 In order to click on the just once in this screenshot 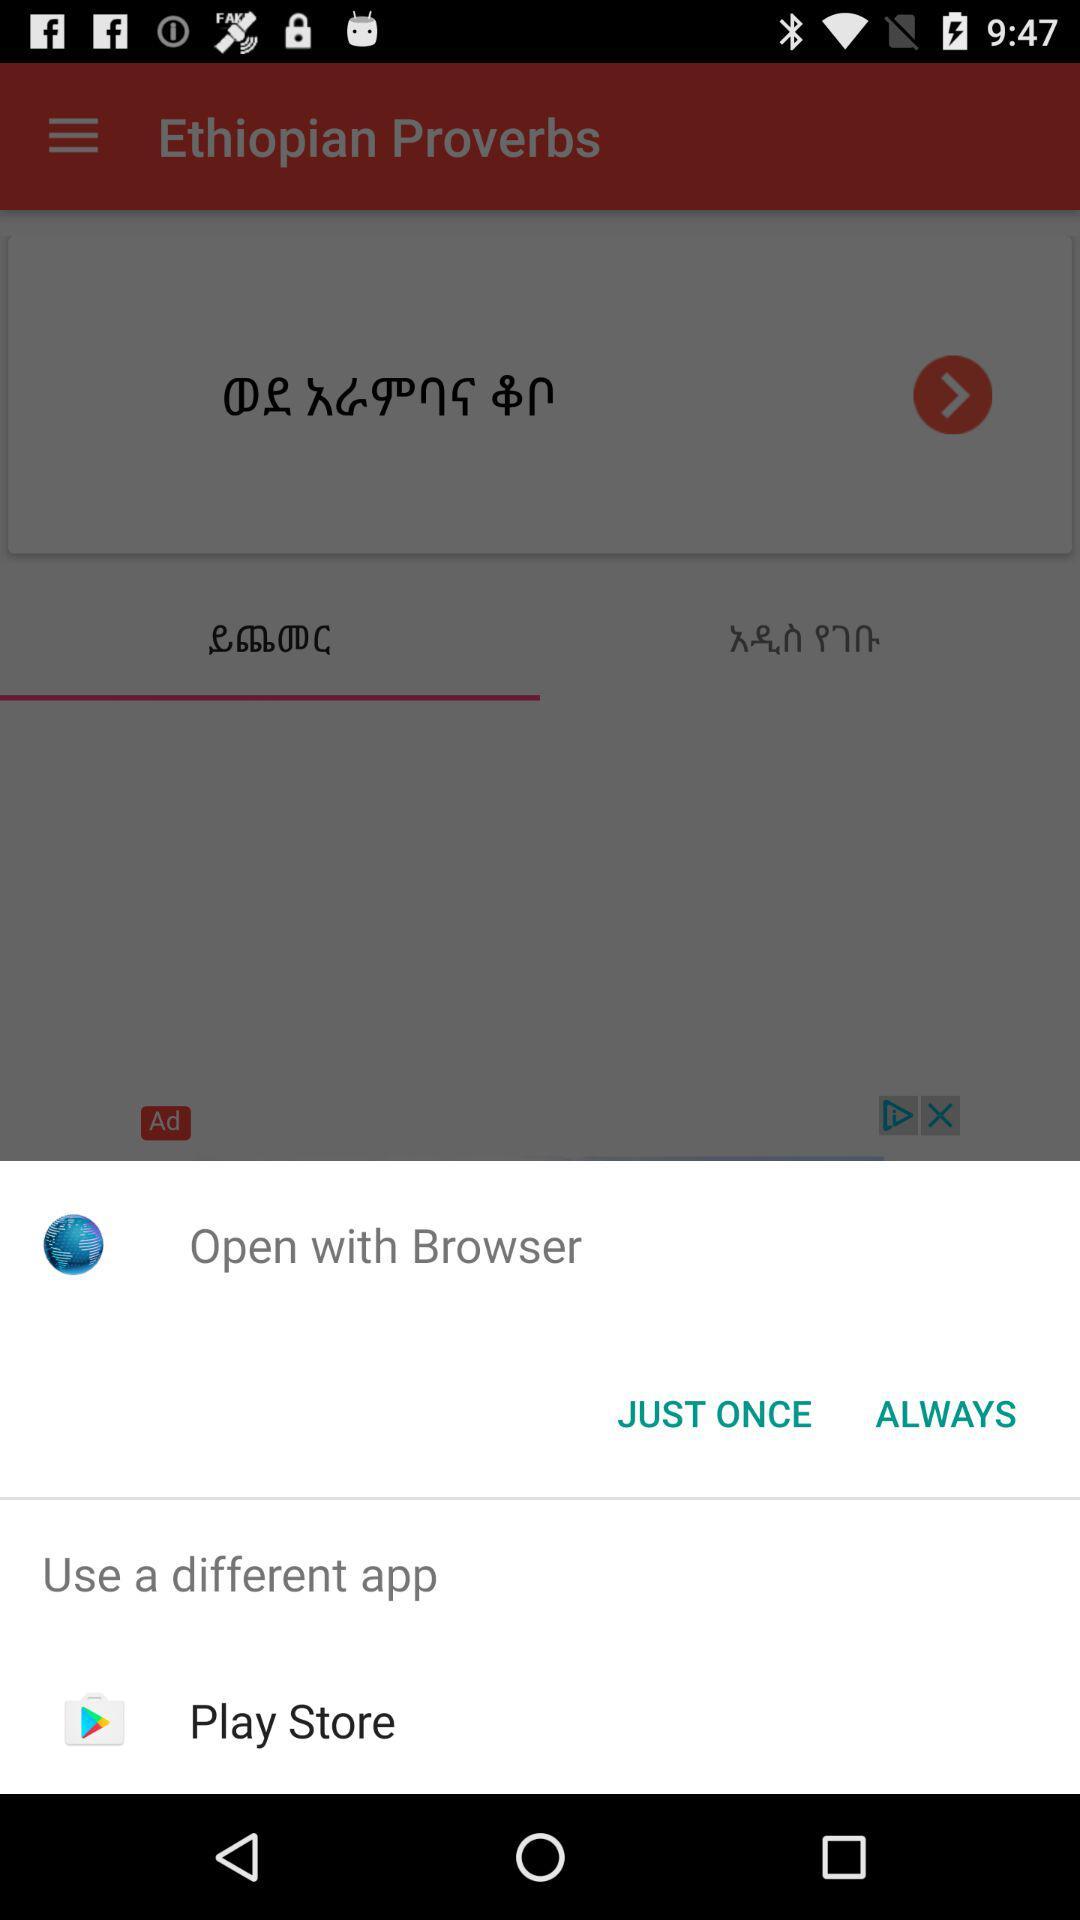, I will do `click(713, 1411)`.